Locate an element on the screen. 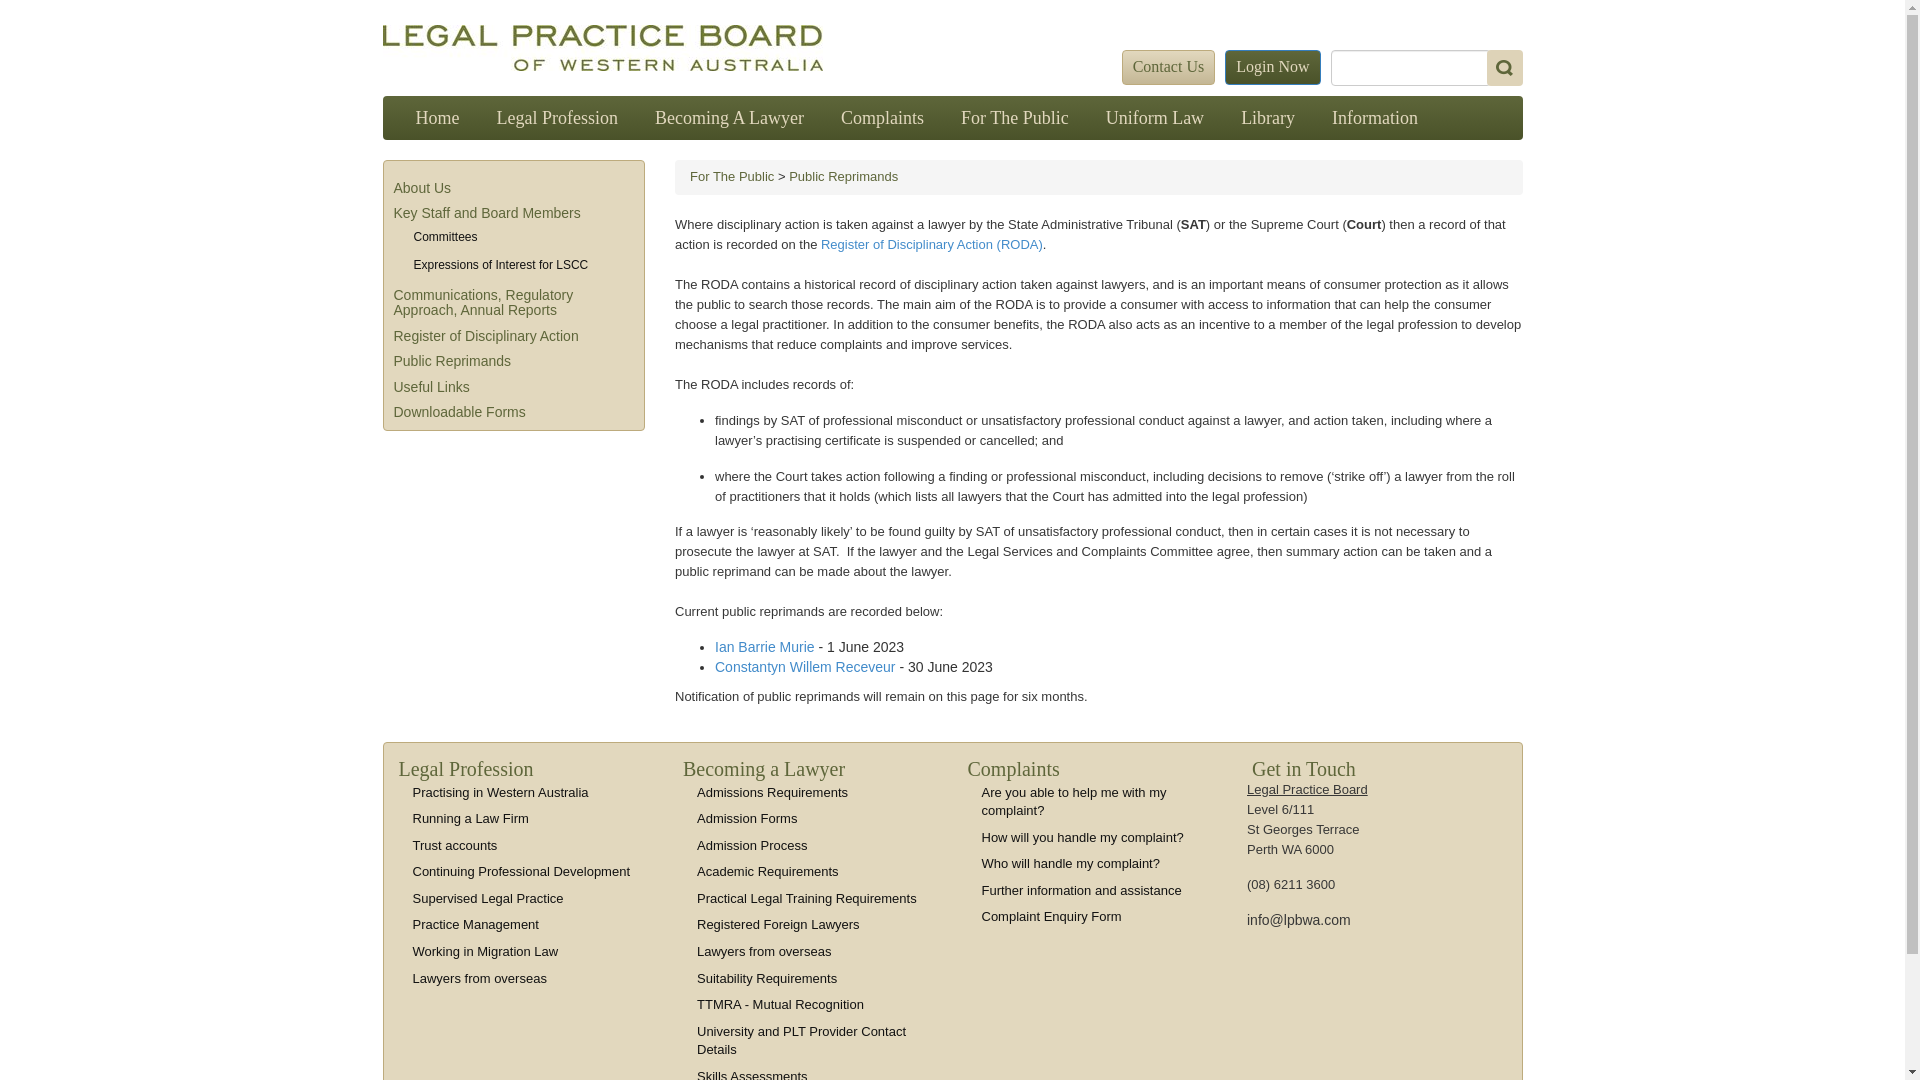  'Further information and assistance' is located at coordinates (1080, 889).